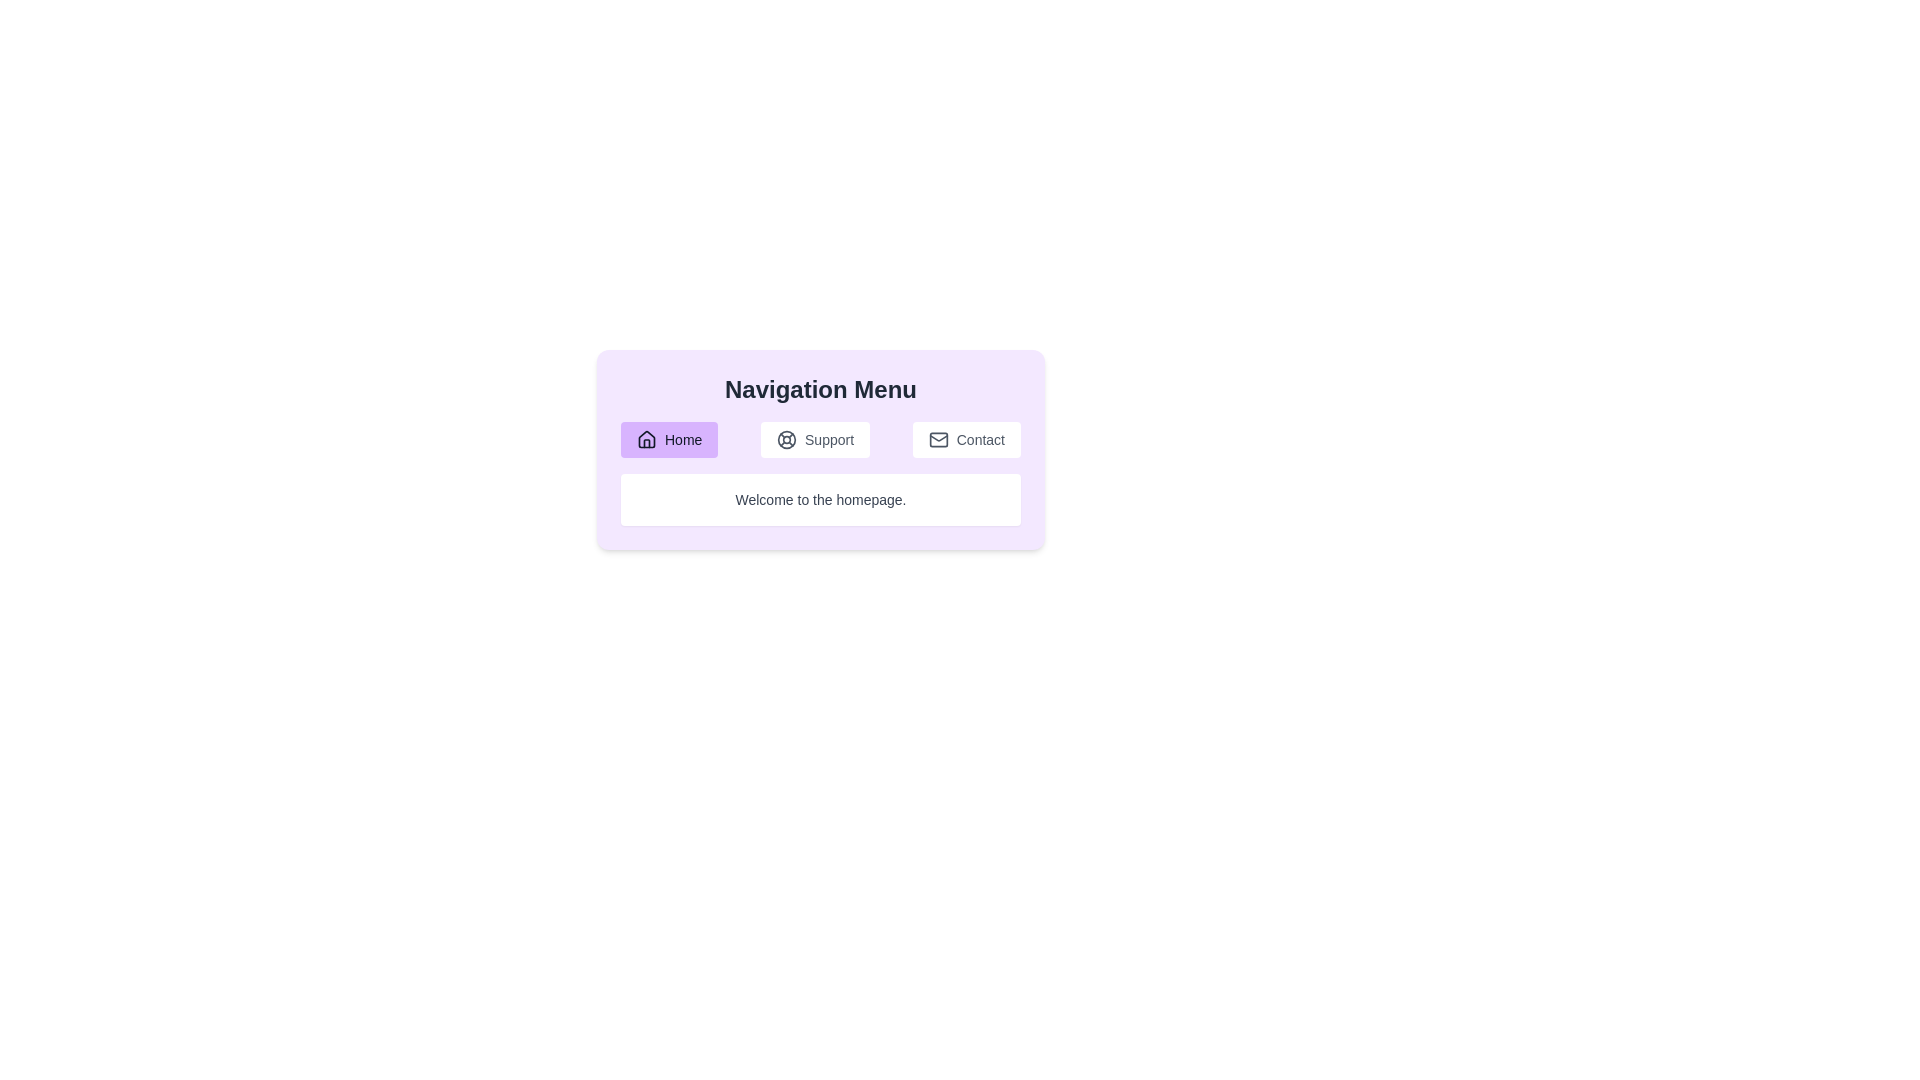 The height and width of the screenshot is (1080, 1920). Describe the element at coordinates (786, 438) in the screenshot. I see `the 'Support' button by interacting with the visual indicator icon located in the center-left region of the button` at that location.